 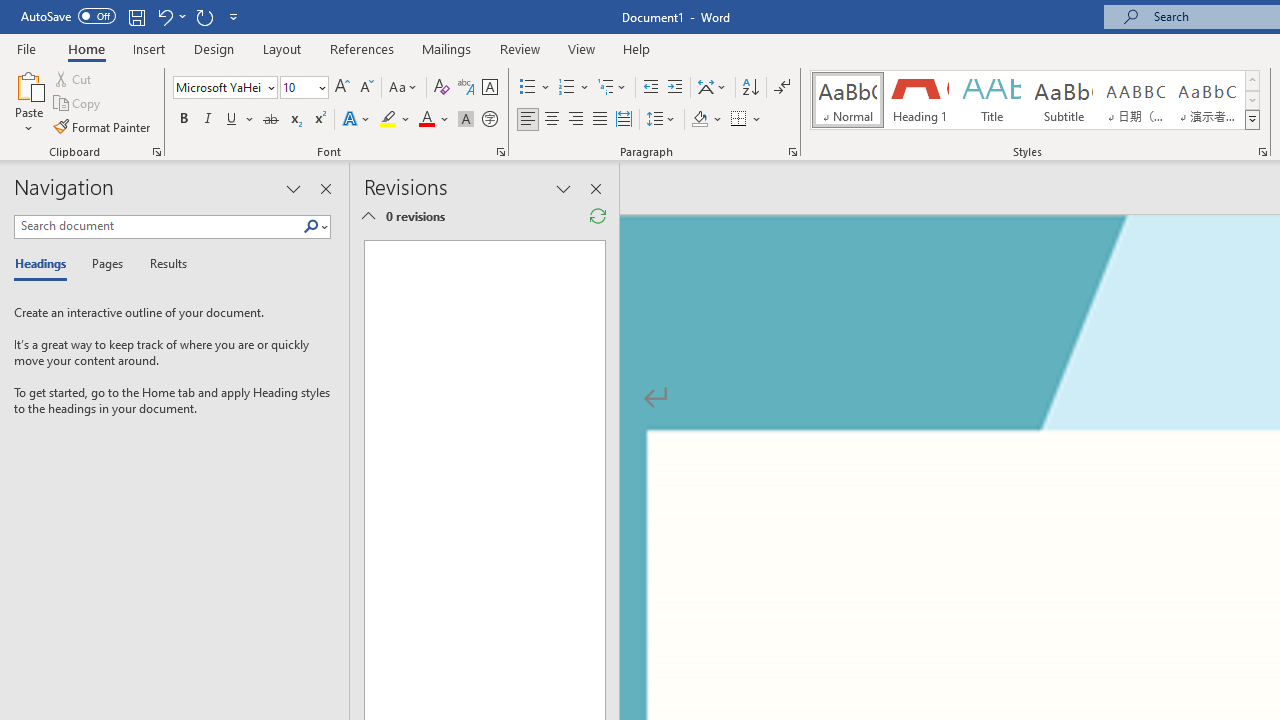 What do you see at coordinates (164, 16) in the screenshot?
I see `'Undo Paragraph Alignment'` at bounding box center [164, 16].